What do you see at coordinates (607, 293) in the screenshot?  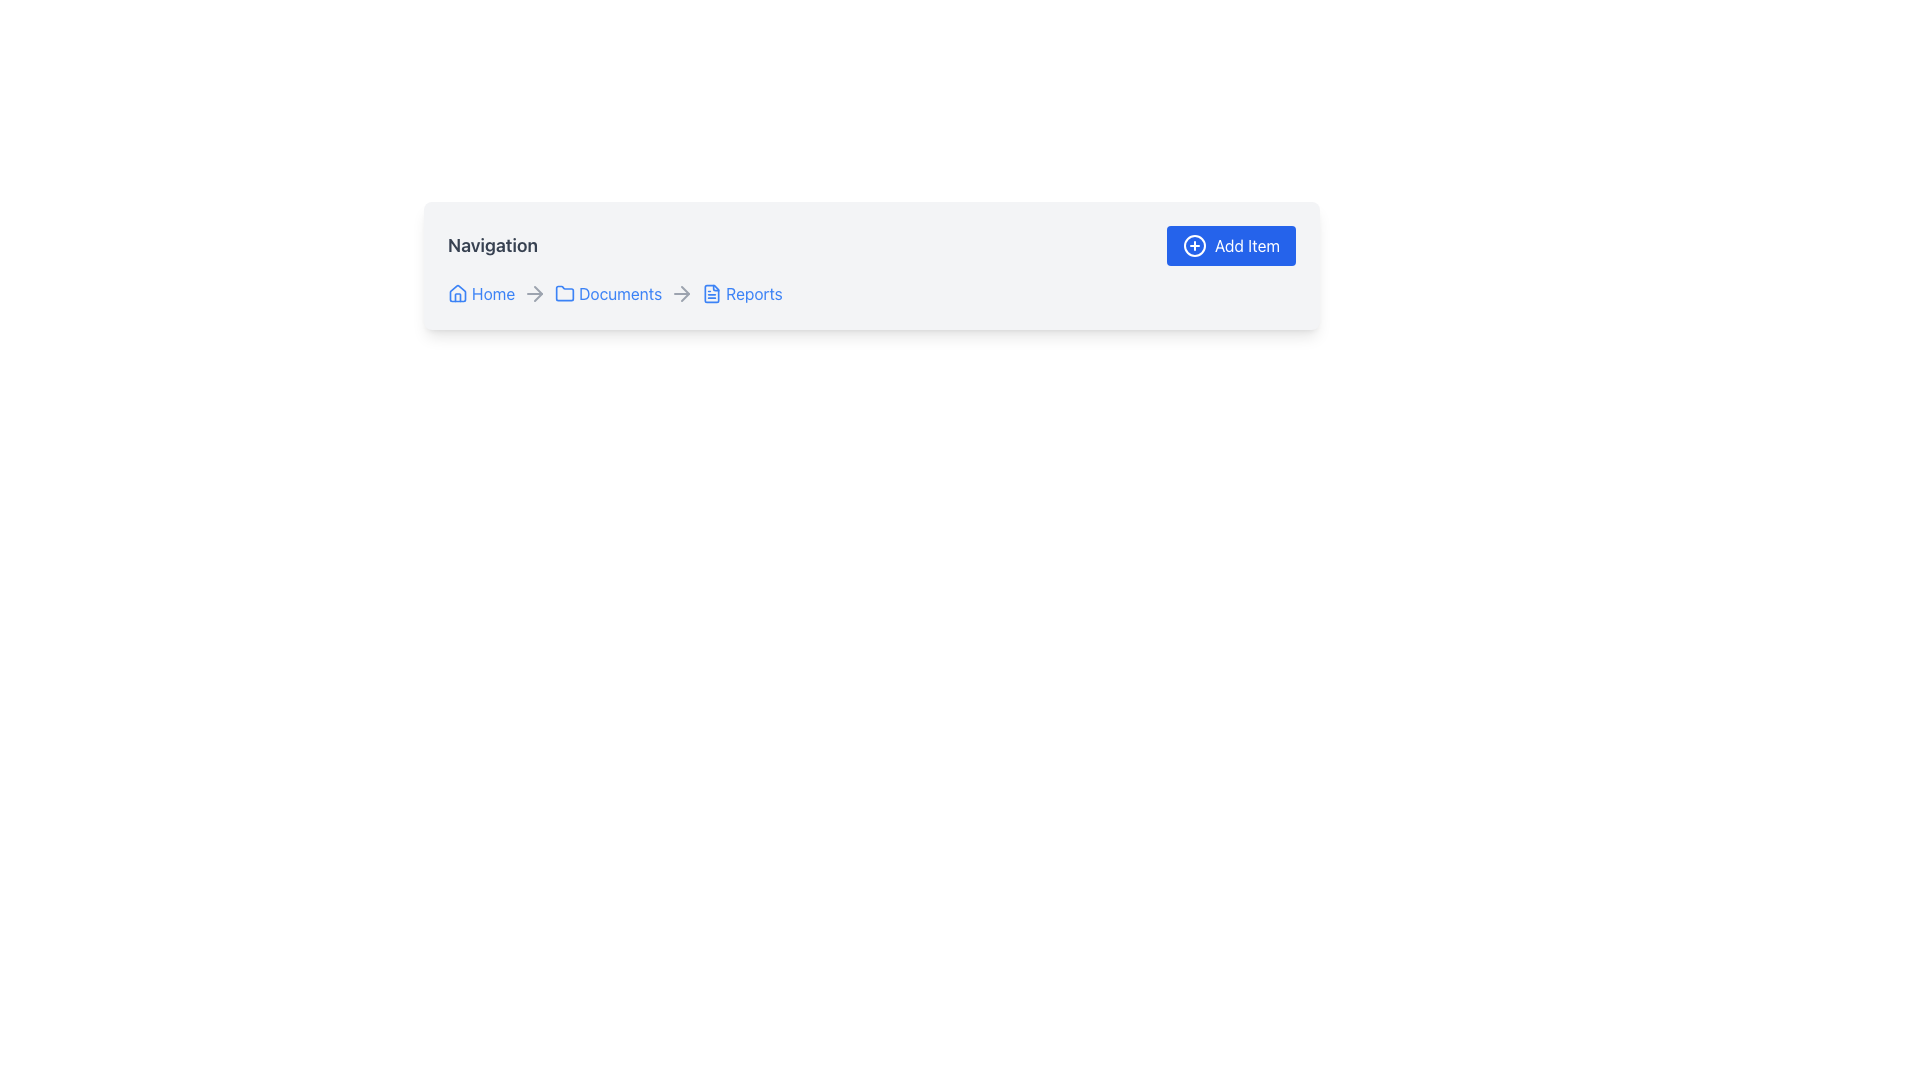 I see `the 'Documents' hyperlink, which is the second item in the breadcrumb navigation between 'Home' and 'Reports', to trigger the underline effect` at bounding box center [607, 293].